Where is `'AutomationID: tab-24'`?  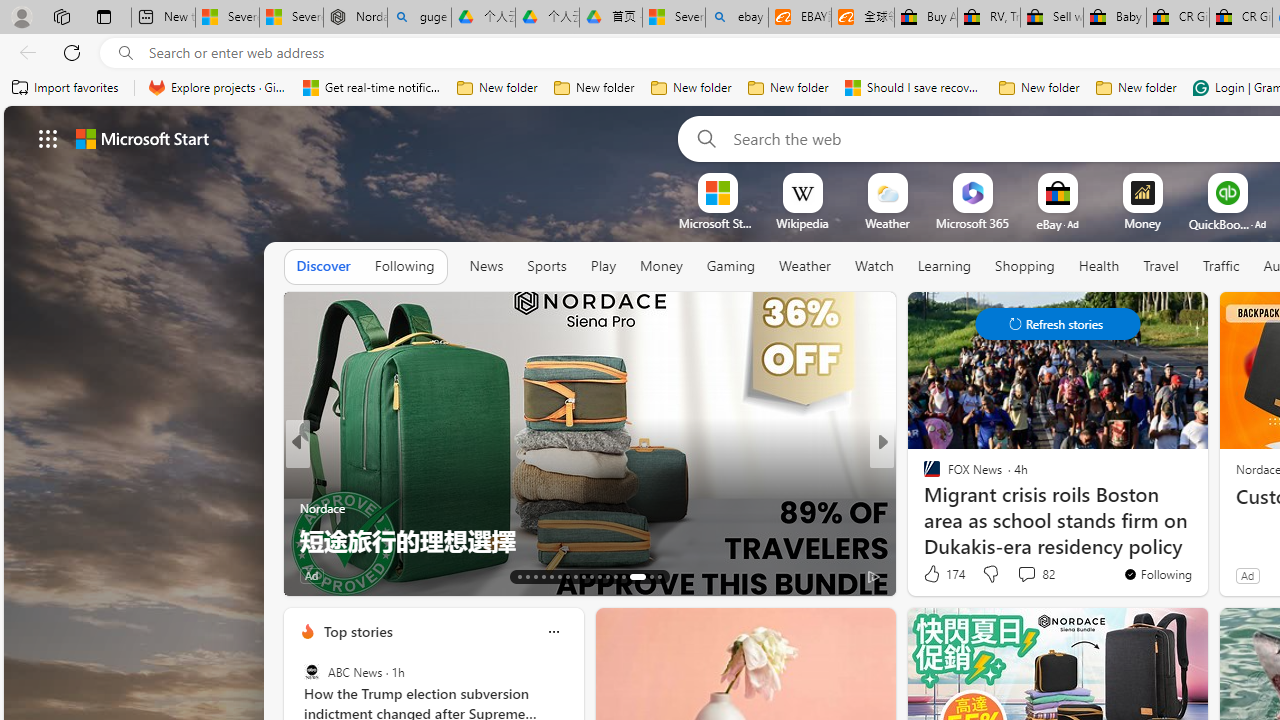 'AutomationID: tab-24' is located at coordinates (606, 577).